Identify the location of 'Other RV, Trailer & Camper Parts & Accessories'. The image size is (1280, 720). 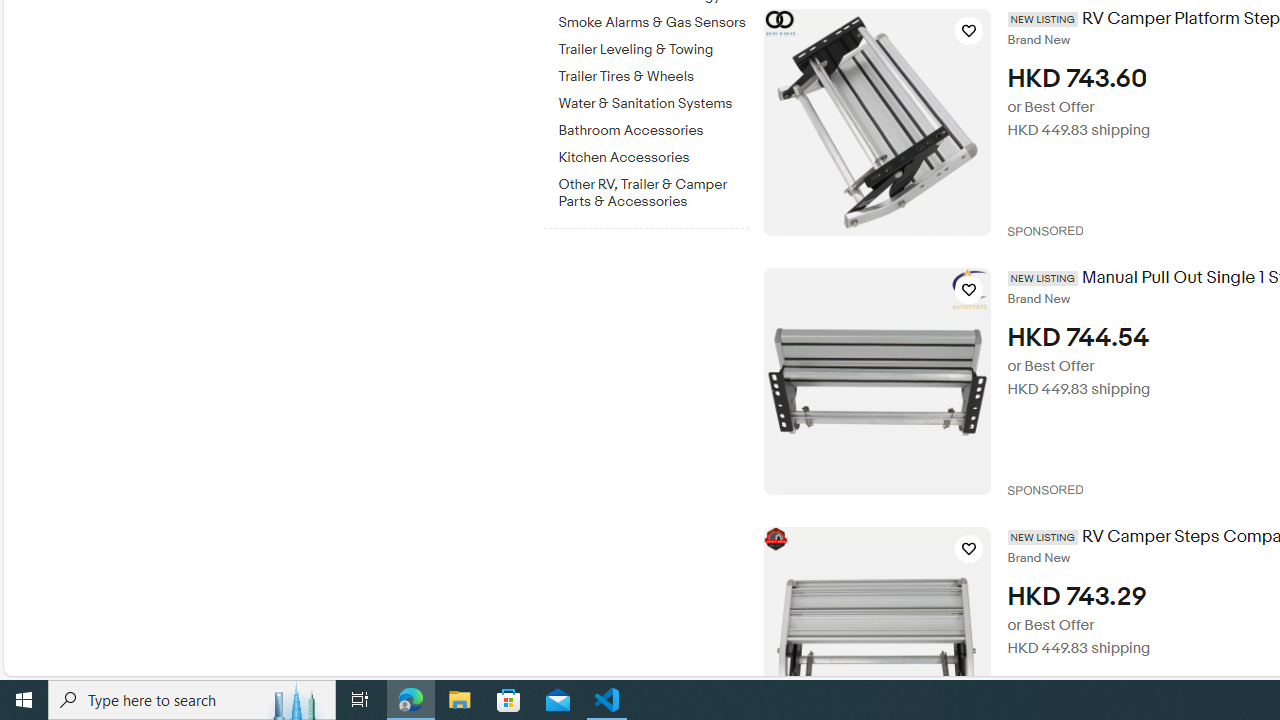
(653, 189).